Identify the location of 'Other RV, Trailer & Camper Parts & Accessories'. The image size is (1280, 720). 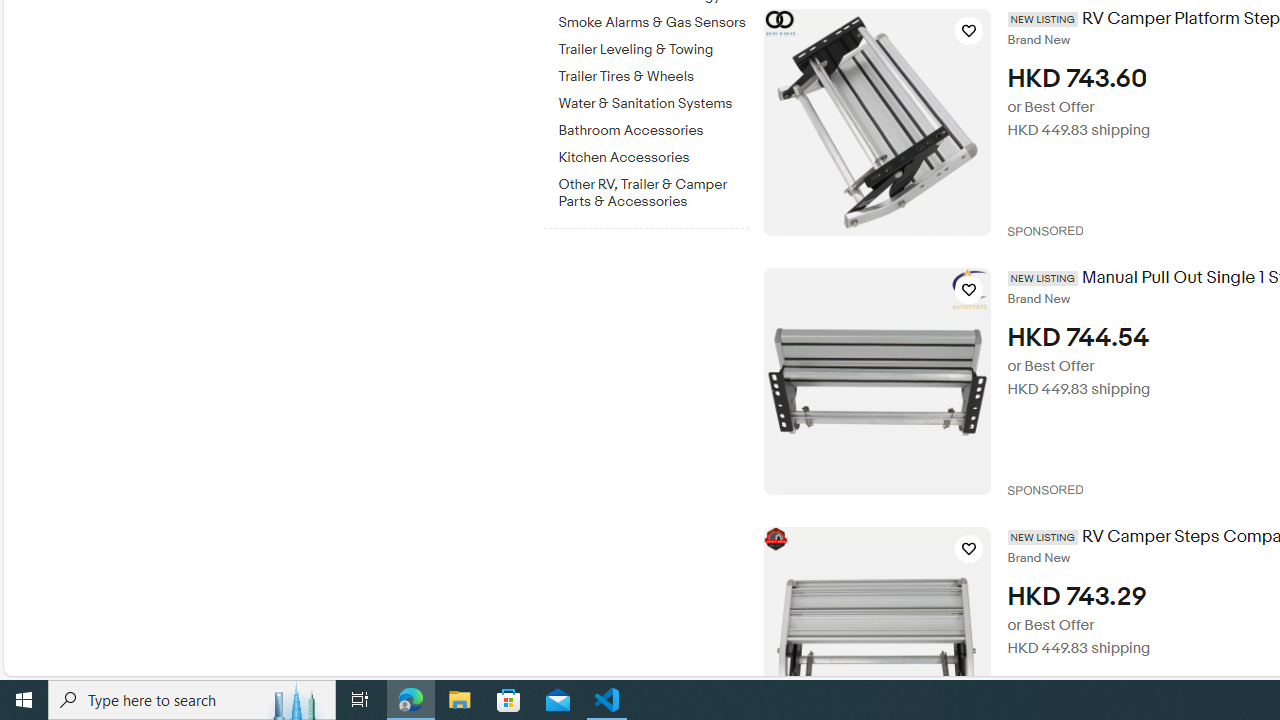
(653, 189).